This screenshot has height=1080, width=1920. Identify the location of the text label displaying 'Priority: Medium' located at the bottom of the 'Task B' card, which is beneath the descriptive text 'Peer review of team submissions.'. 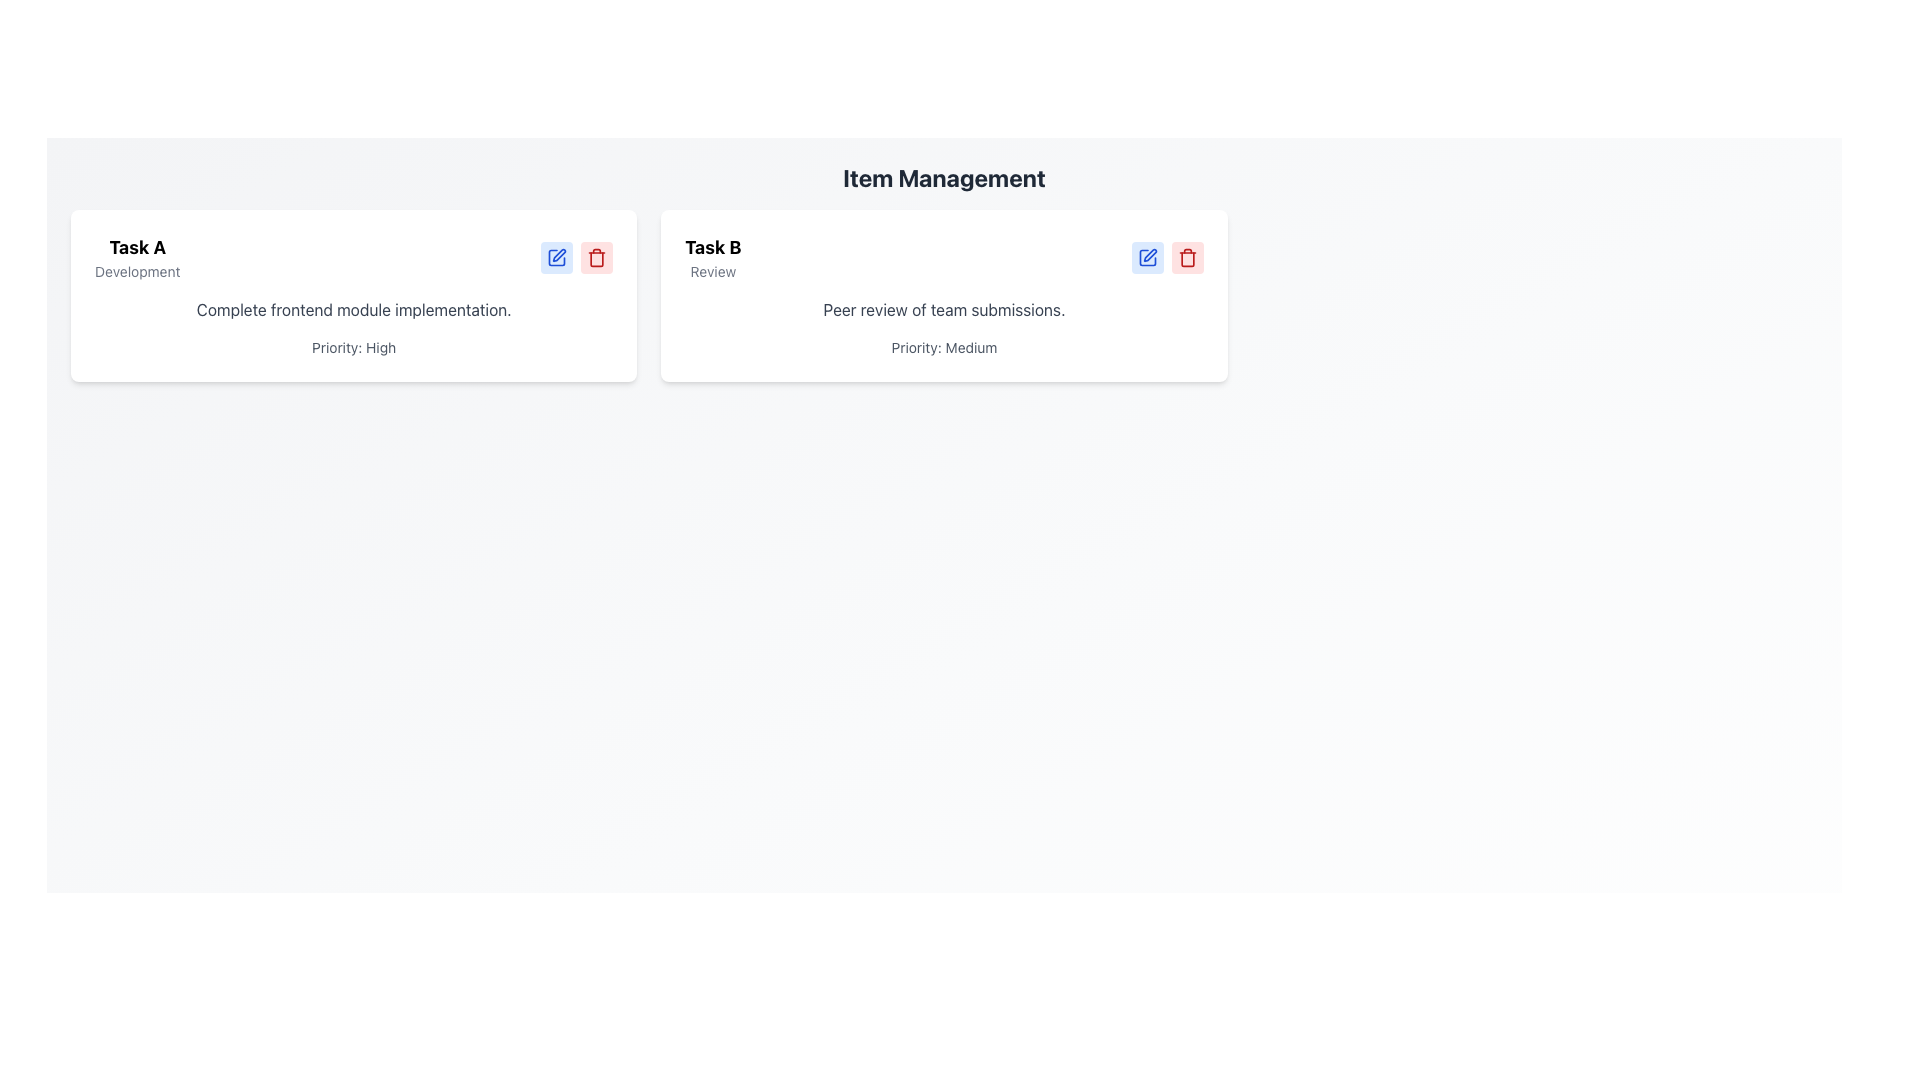
(943, 346).